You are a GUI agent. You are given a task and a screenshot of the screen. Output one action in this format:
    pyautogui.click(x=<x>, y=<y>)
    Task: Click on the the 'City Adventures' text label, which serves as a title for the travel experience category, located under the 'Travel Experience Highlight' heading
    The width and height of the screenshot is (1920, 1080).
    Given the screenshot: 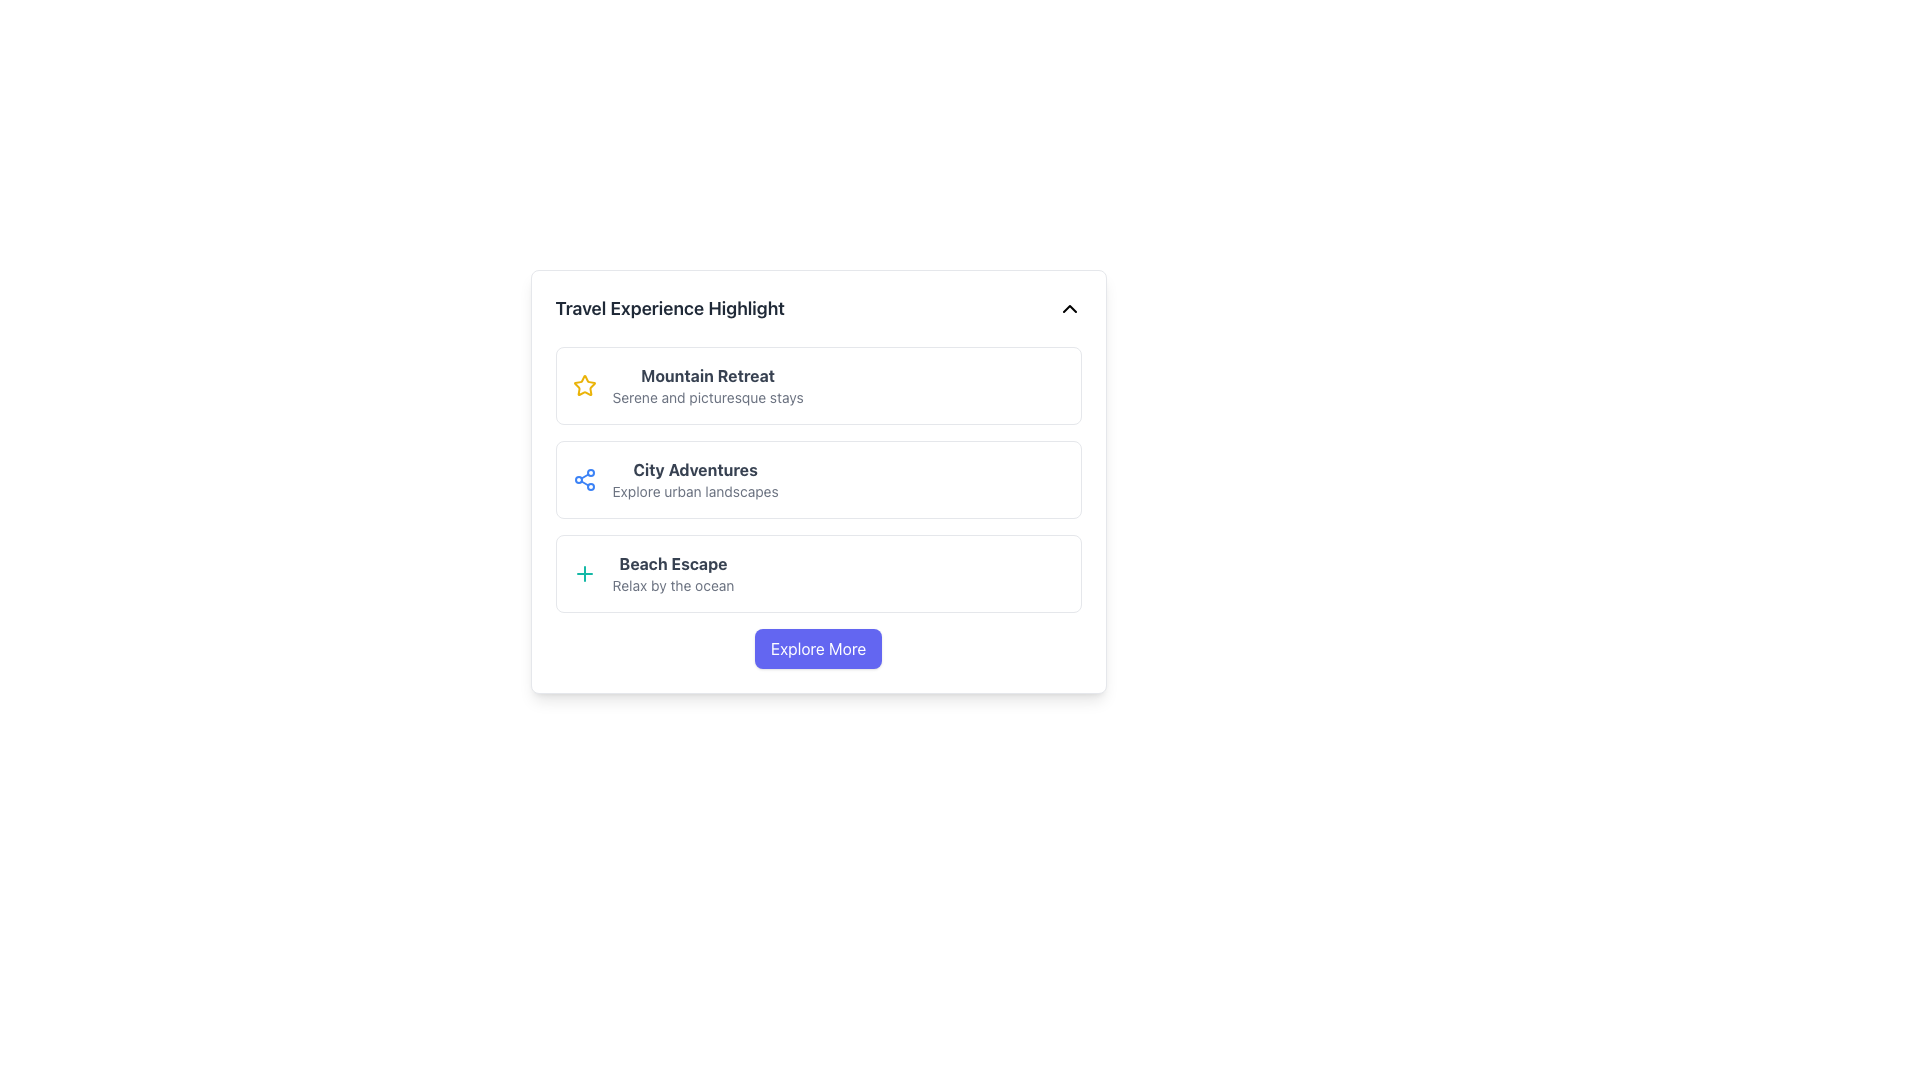 What is the action you would take?
    pyautogui.click(x=695, y=470)
    